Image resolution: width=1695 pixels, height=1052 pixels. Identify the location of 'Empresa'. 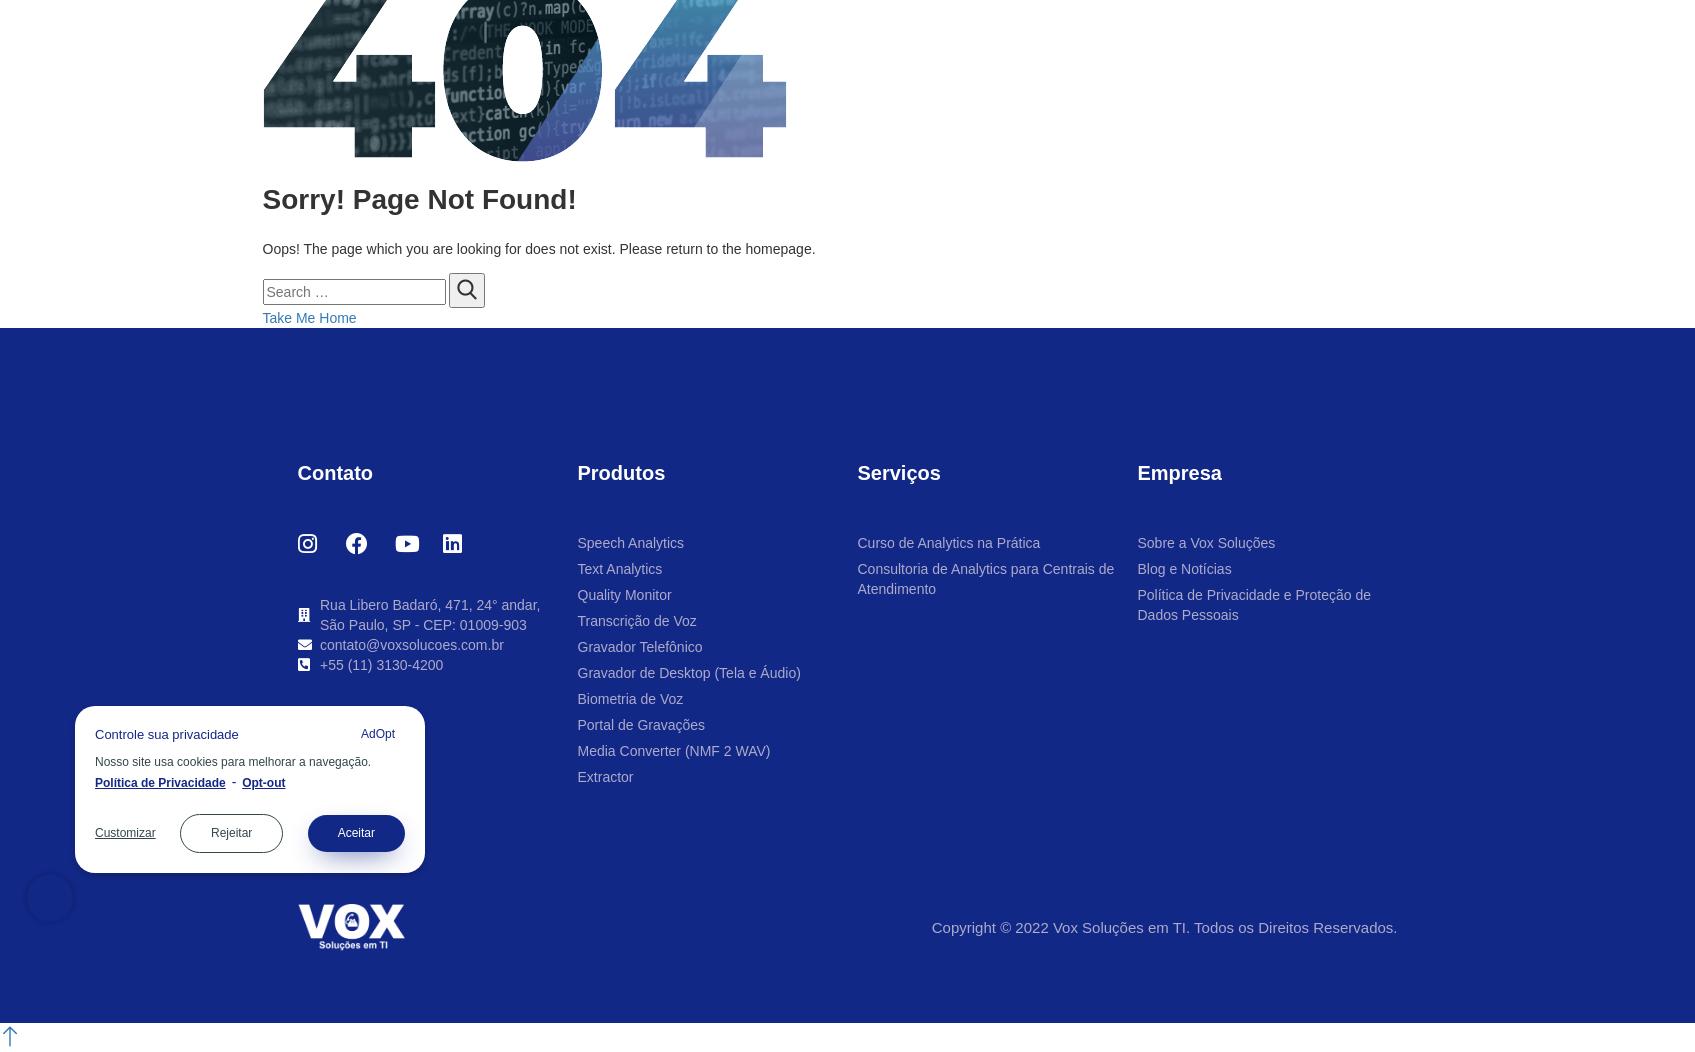
(1179, 472).